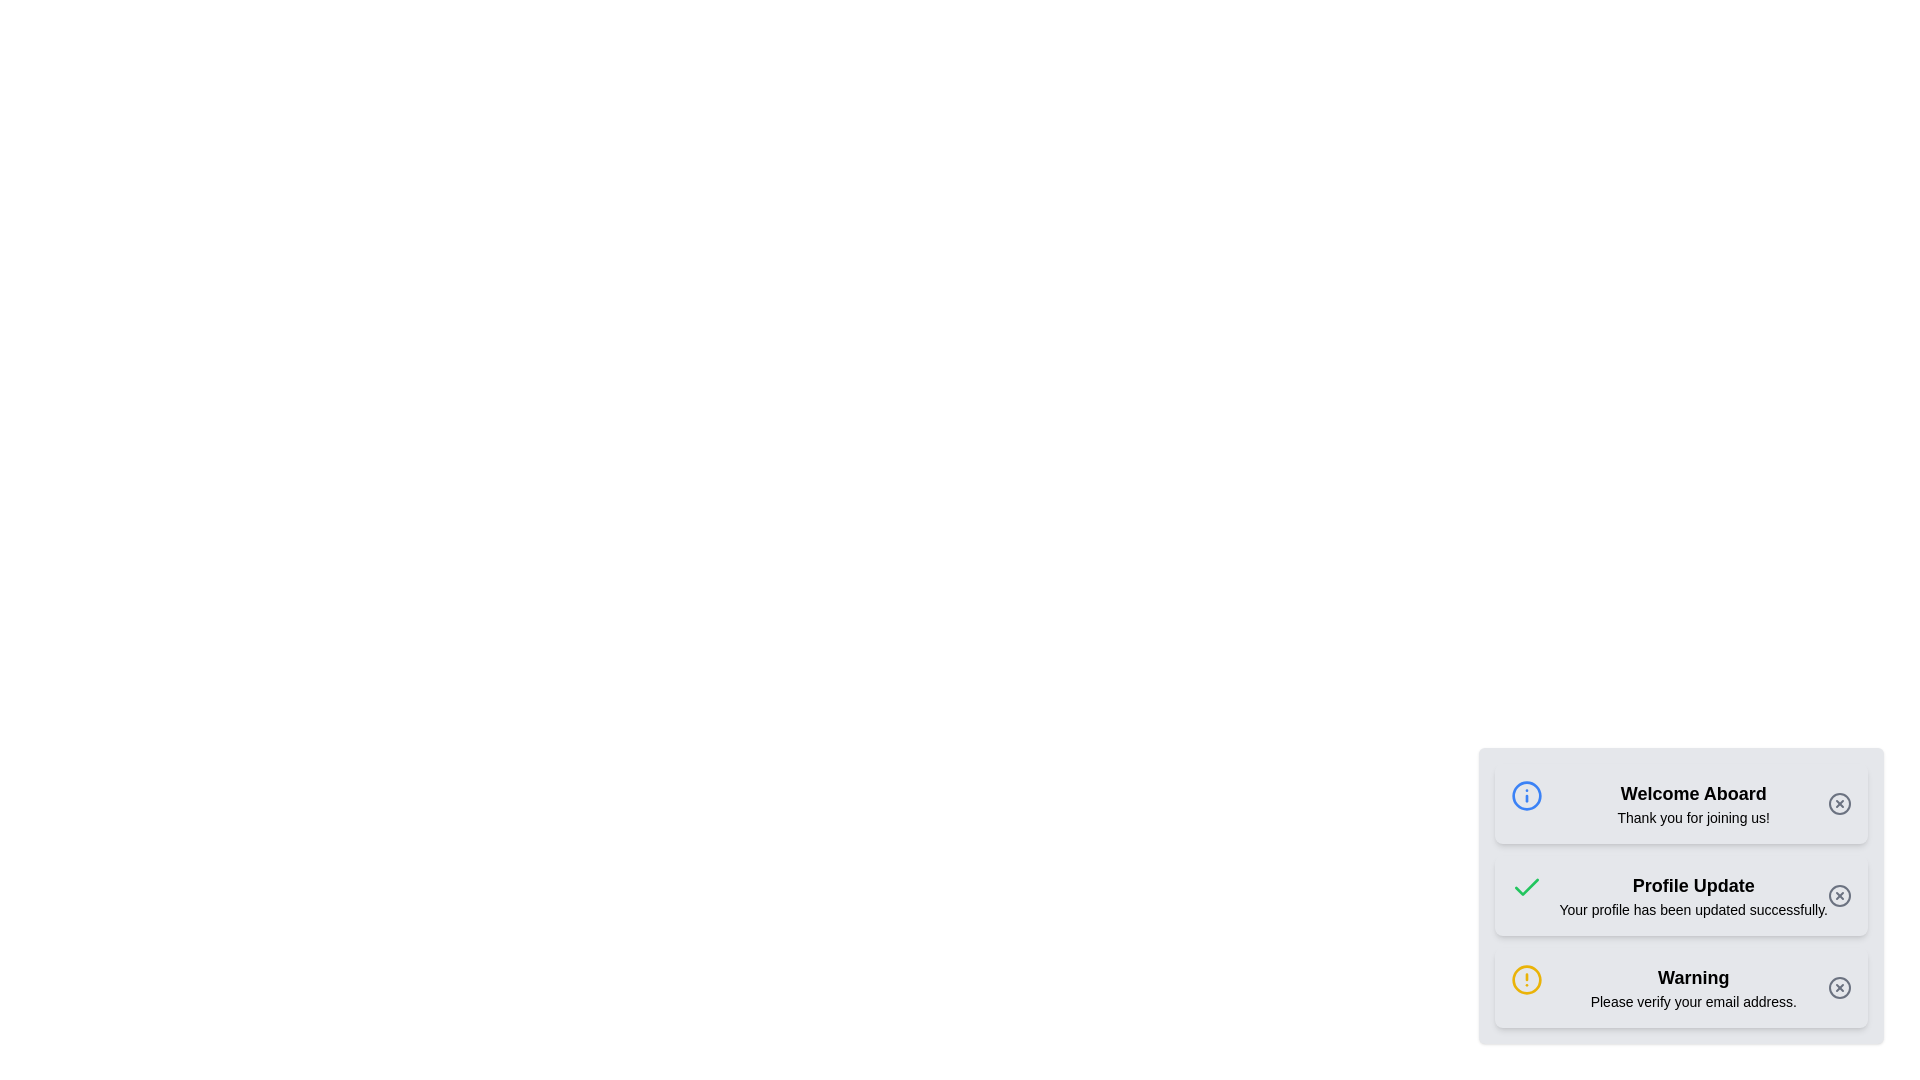  Describe the element at coordinates (1839, 802) in the screenshot. I see `the circular button with a plus-shaped cross inside, located in the top-right corner of the 'Welcome Aboard' notification` at that location.